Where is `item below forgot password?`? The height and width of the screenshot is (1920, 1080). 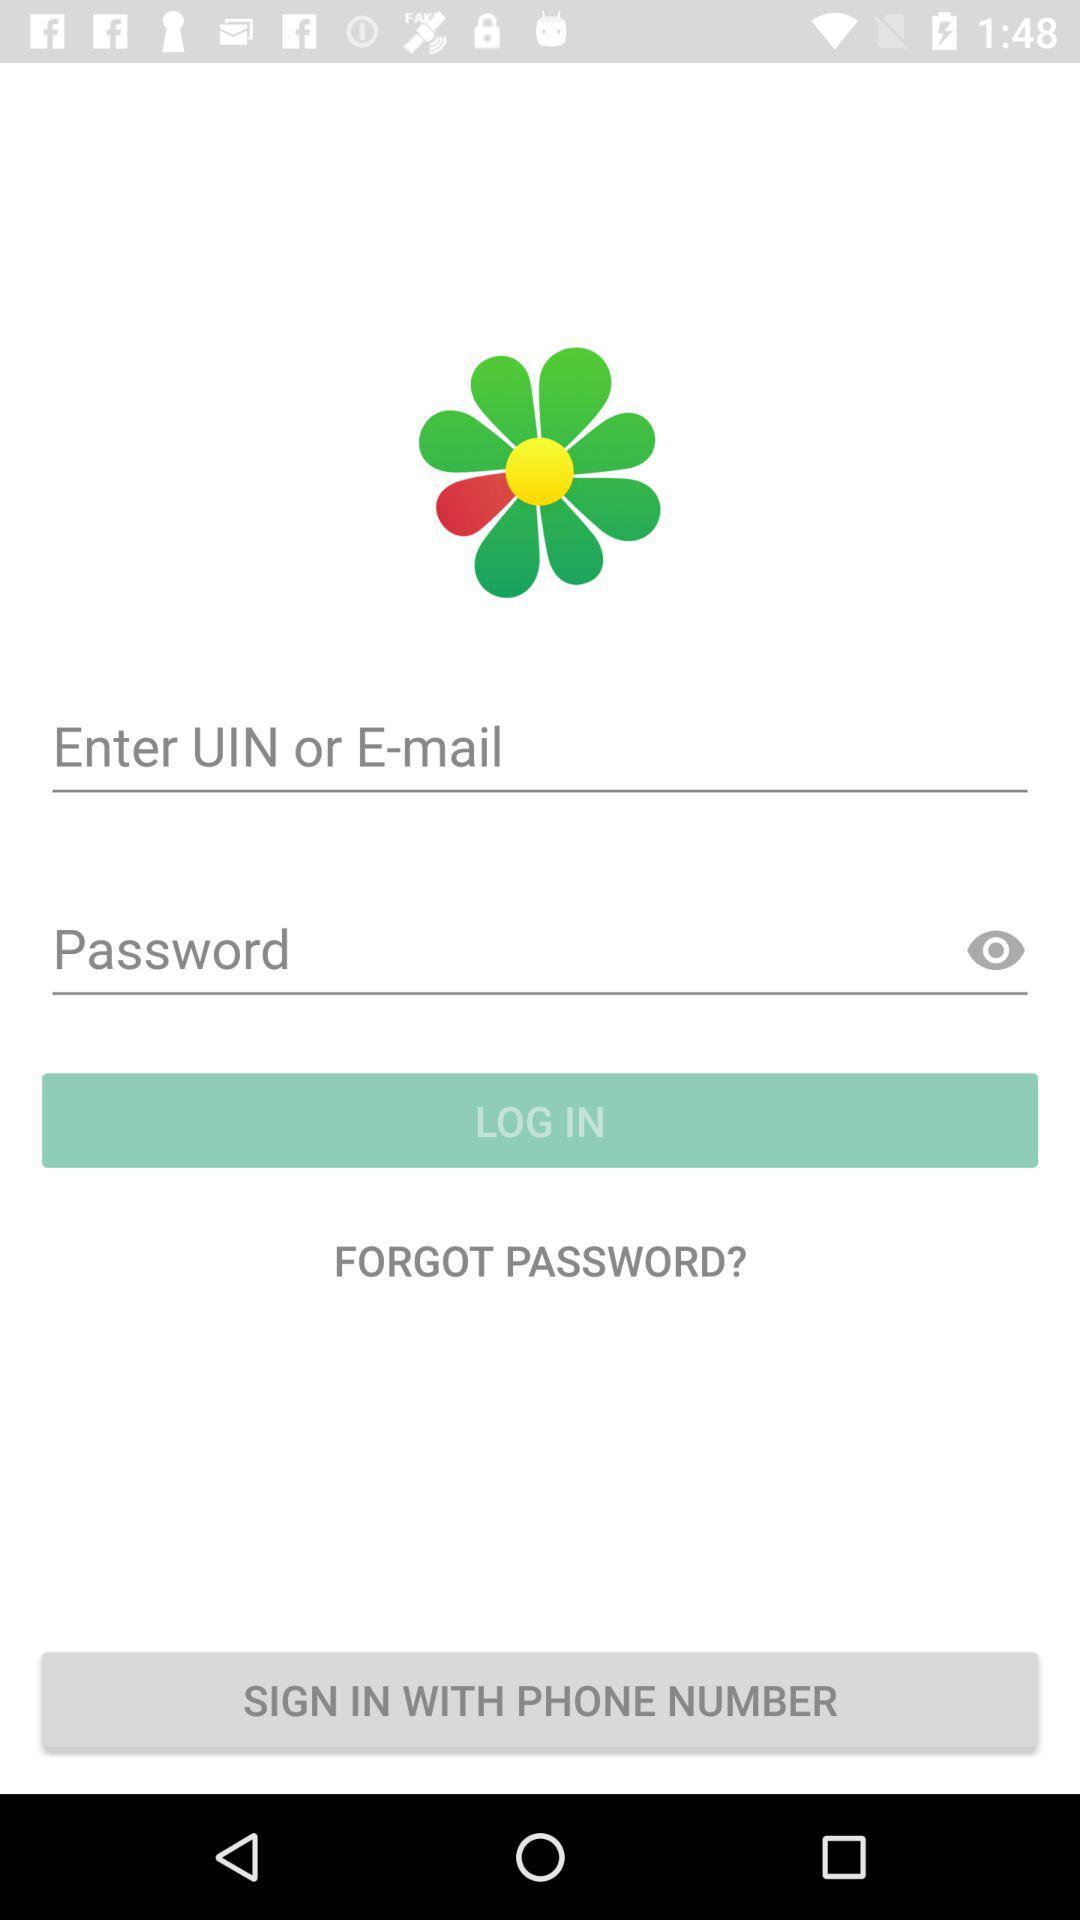 item below forgot password? is located at coordinates (540, 1698).